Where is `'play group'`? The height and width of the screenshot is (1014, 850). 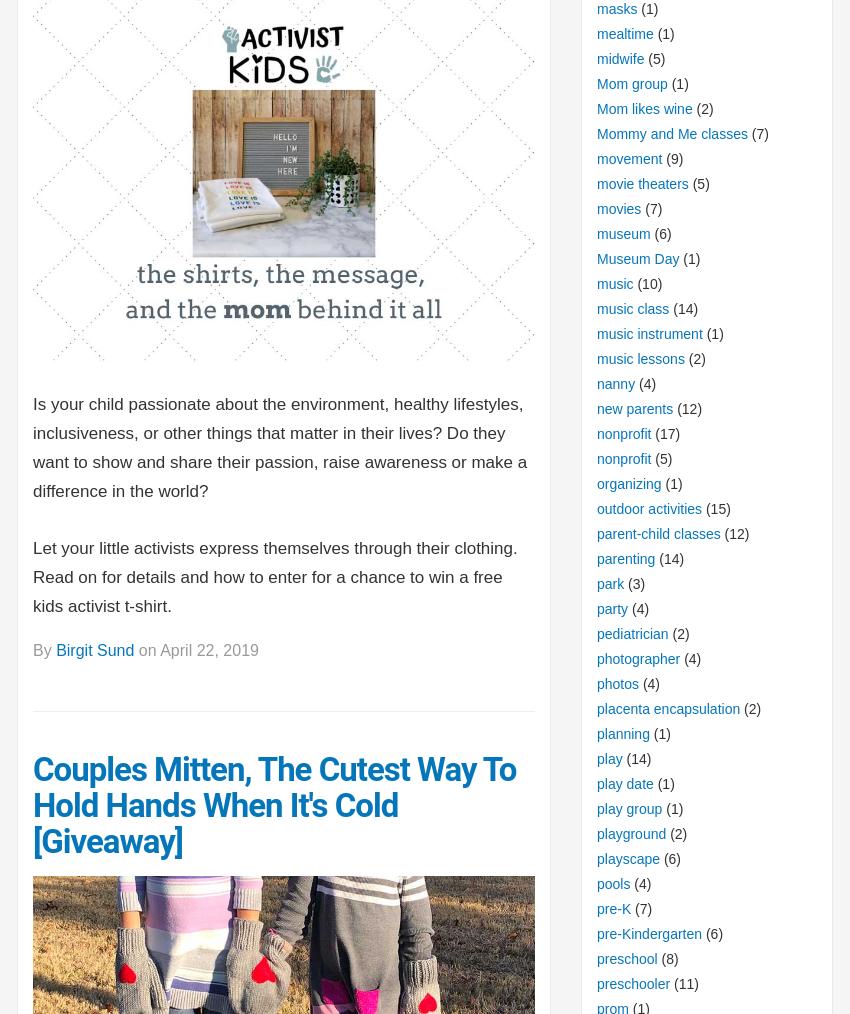
'play group' is located at coordinates (628, 807).